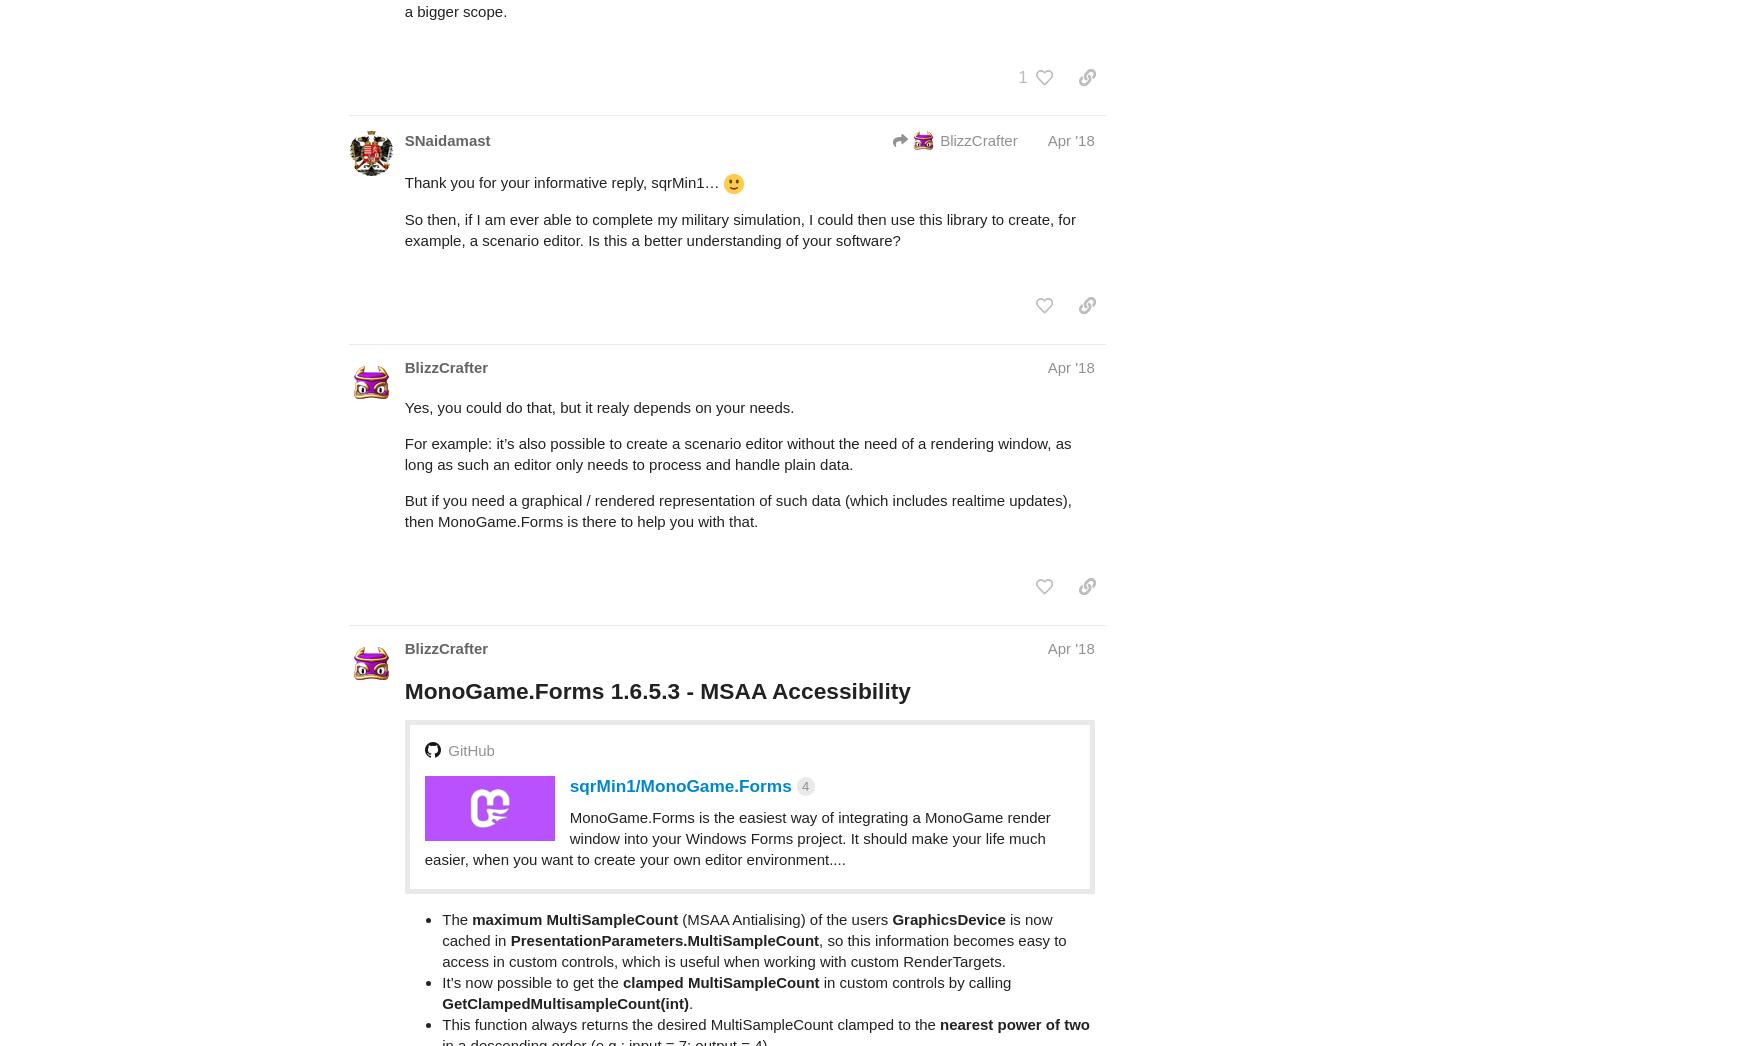 This screenshot has height=1046, width=1750. What do you see at coordinates (627, 1002) in the screenshot?
I see `'https://www.nuget.org/packages/MonoGame.Forms/'` at bounding box center [627, 1002].